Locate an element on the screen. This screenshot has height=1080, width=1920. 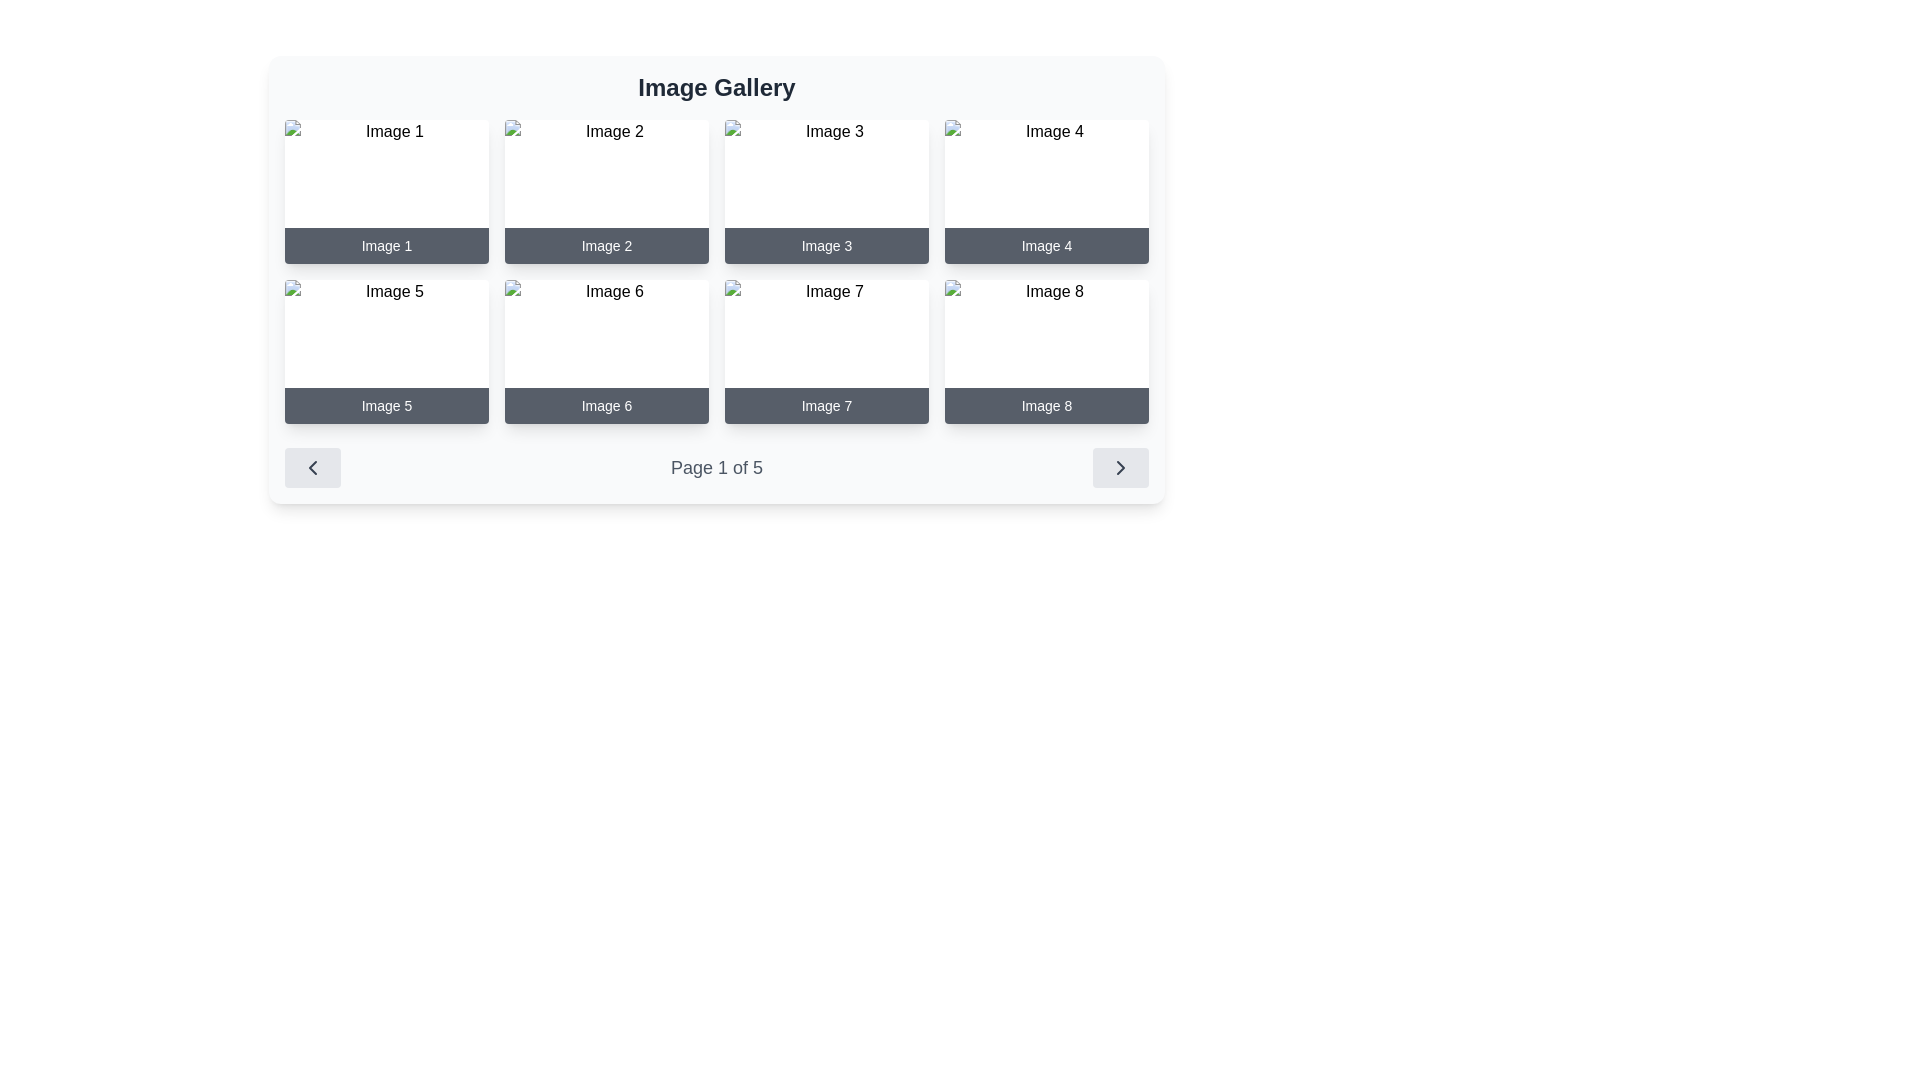
the Card element containing an image and caption with the caption 'Image 1' located in the first column of the first row, which has a dark gray overlay and rounded corners is located at coordinates (387, 192).